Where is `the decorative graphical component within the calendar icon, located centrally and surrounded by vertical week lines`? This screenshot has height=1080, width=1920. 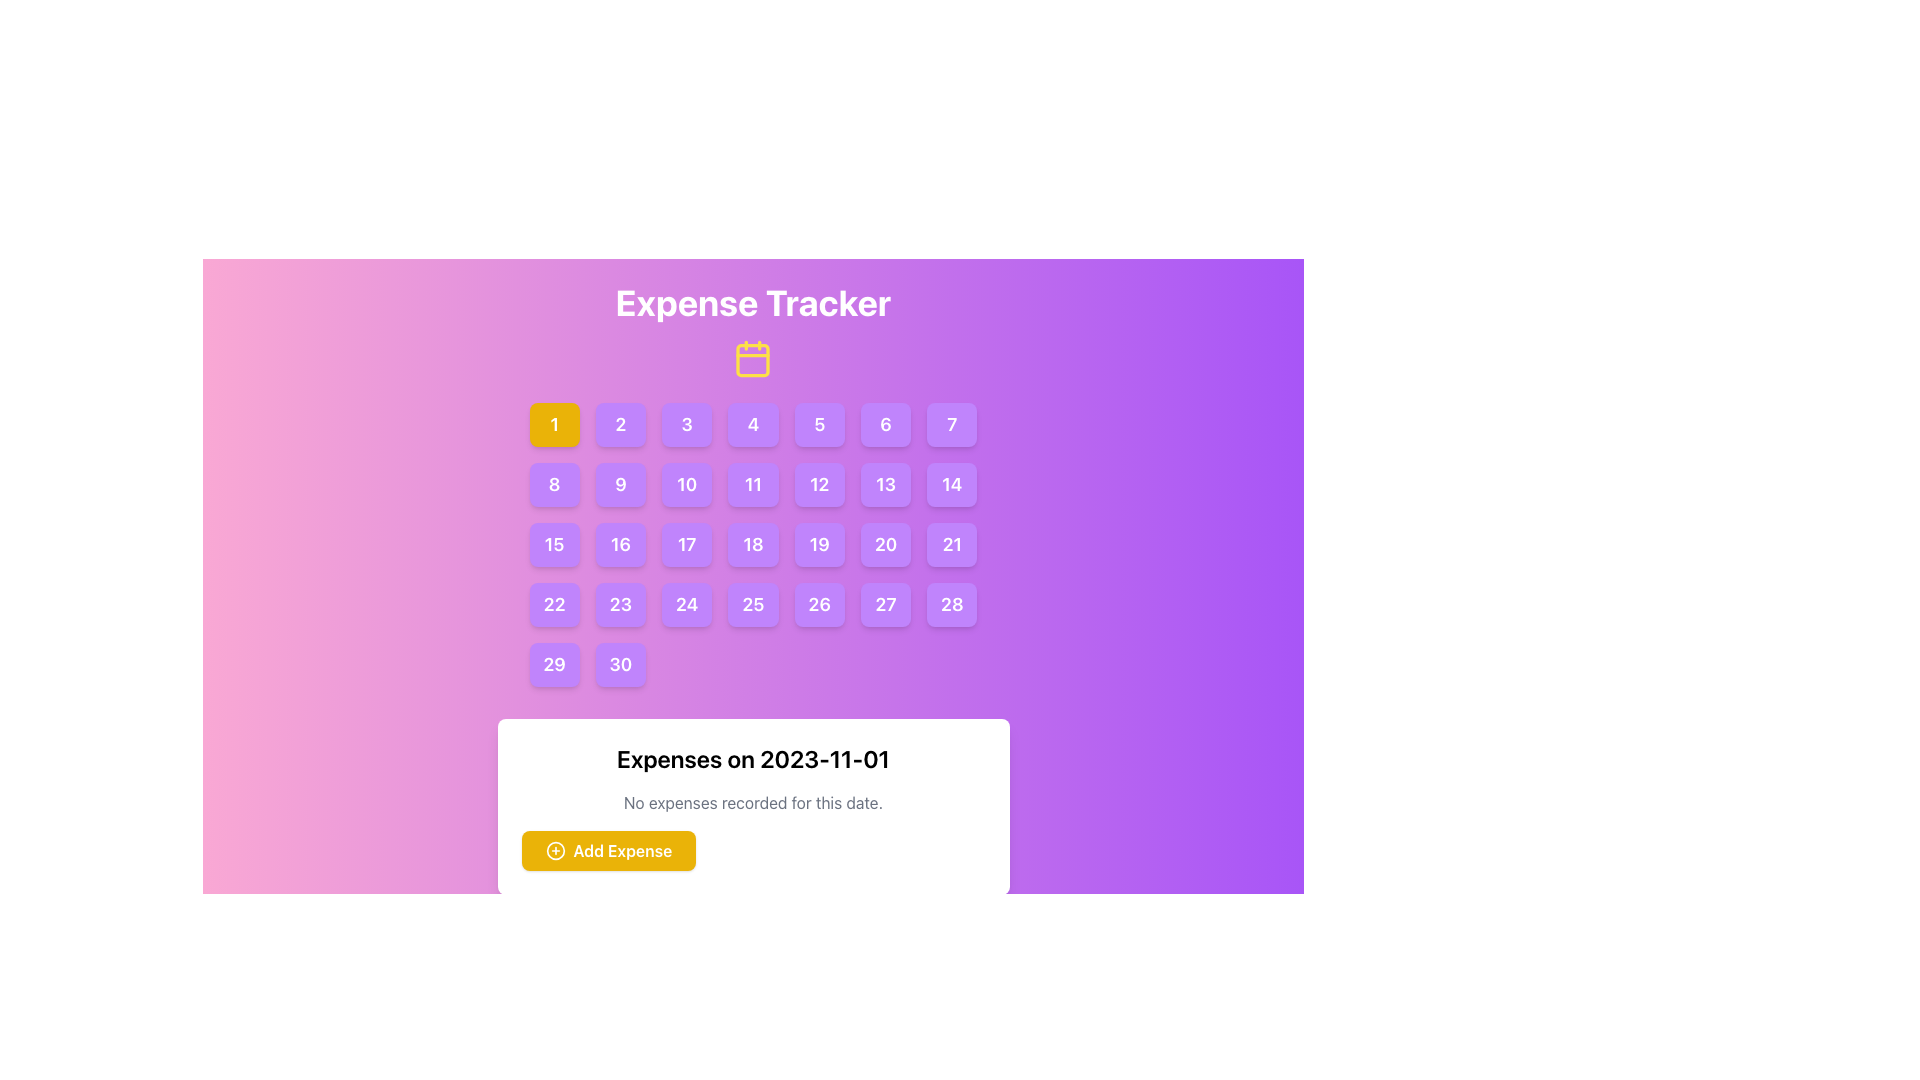 the decorative graphical component within the calendar icon, located centrally and surrounded by vertical week lines is located at coordinates (752, 360).